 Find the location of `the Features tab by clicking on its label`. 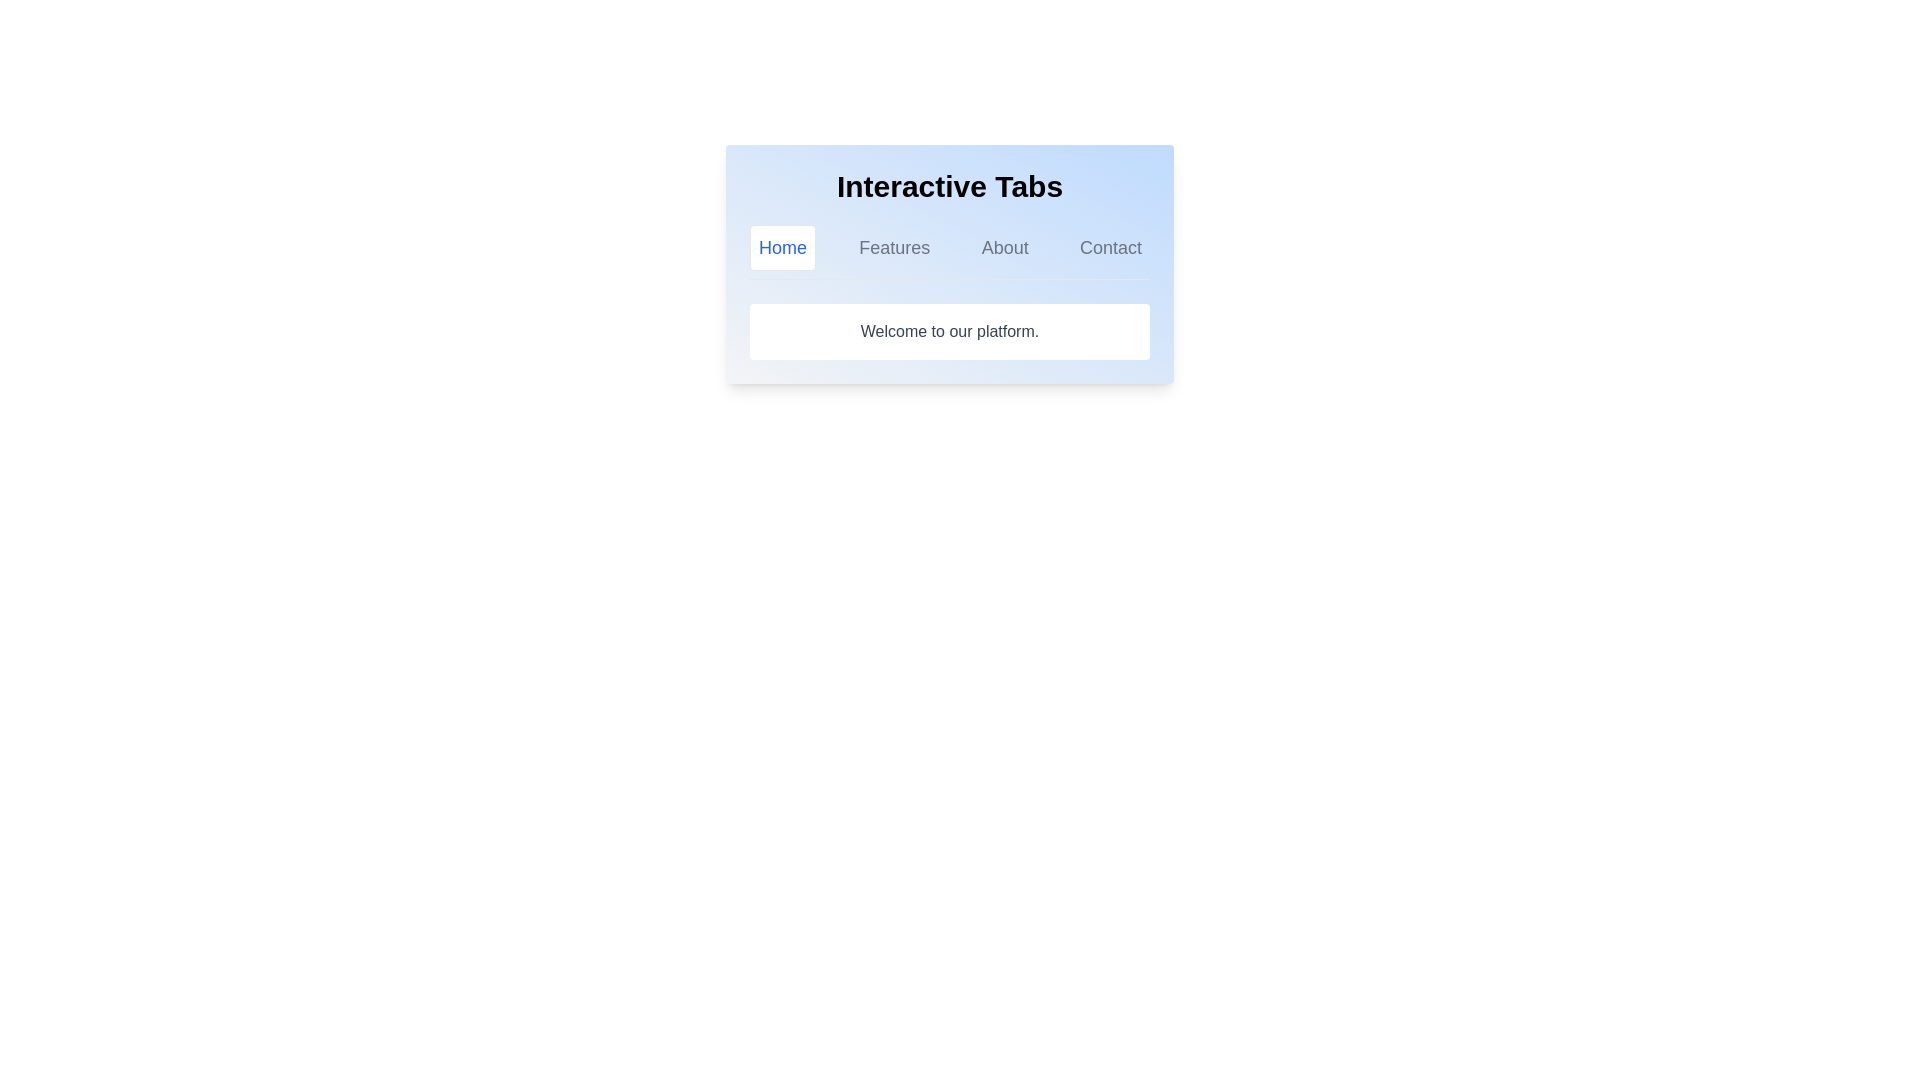

the Features tab by clicking on its label is located at coordinates (893, 246).